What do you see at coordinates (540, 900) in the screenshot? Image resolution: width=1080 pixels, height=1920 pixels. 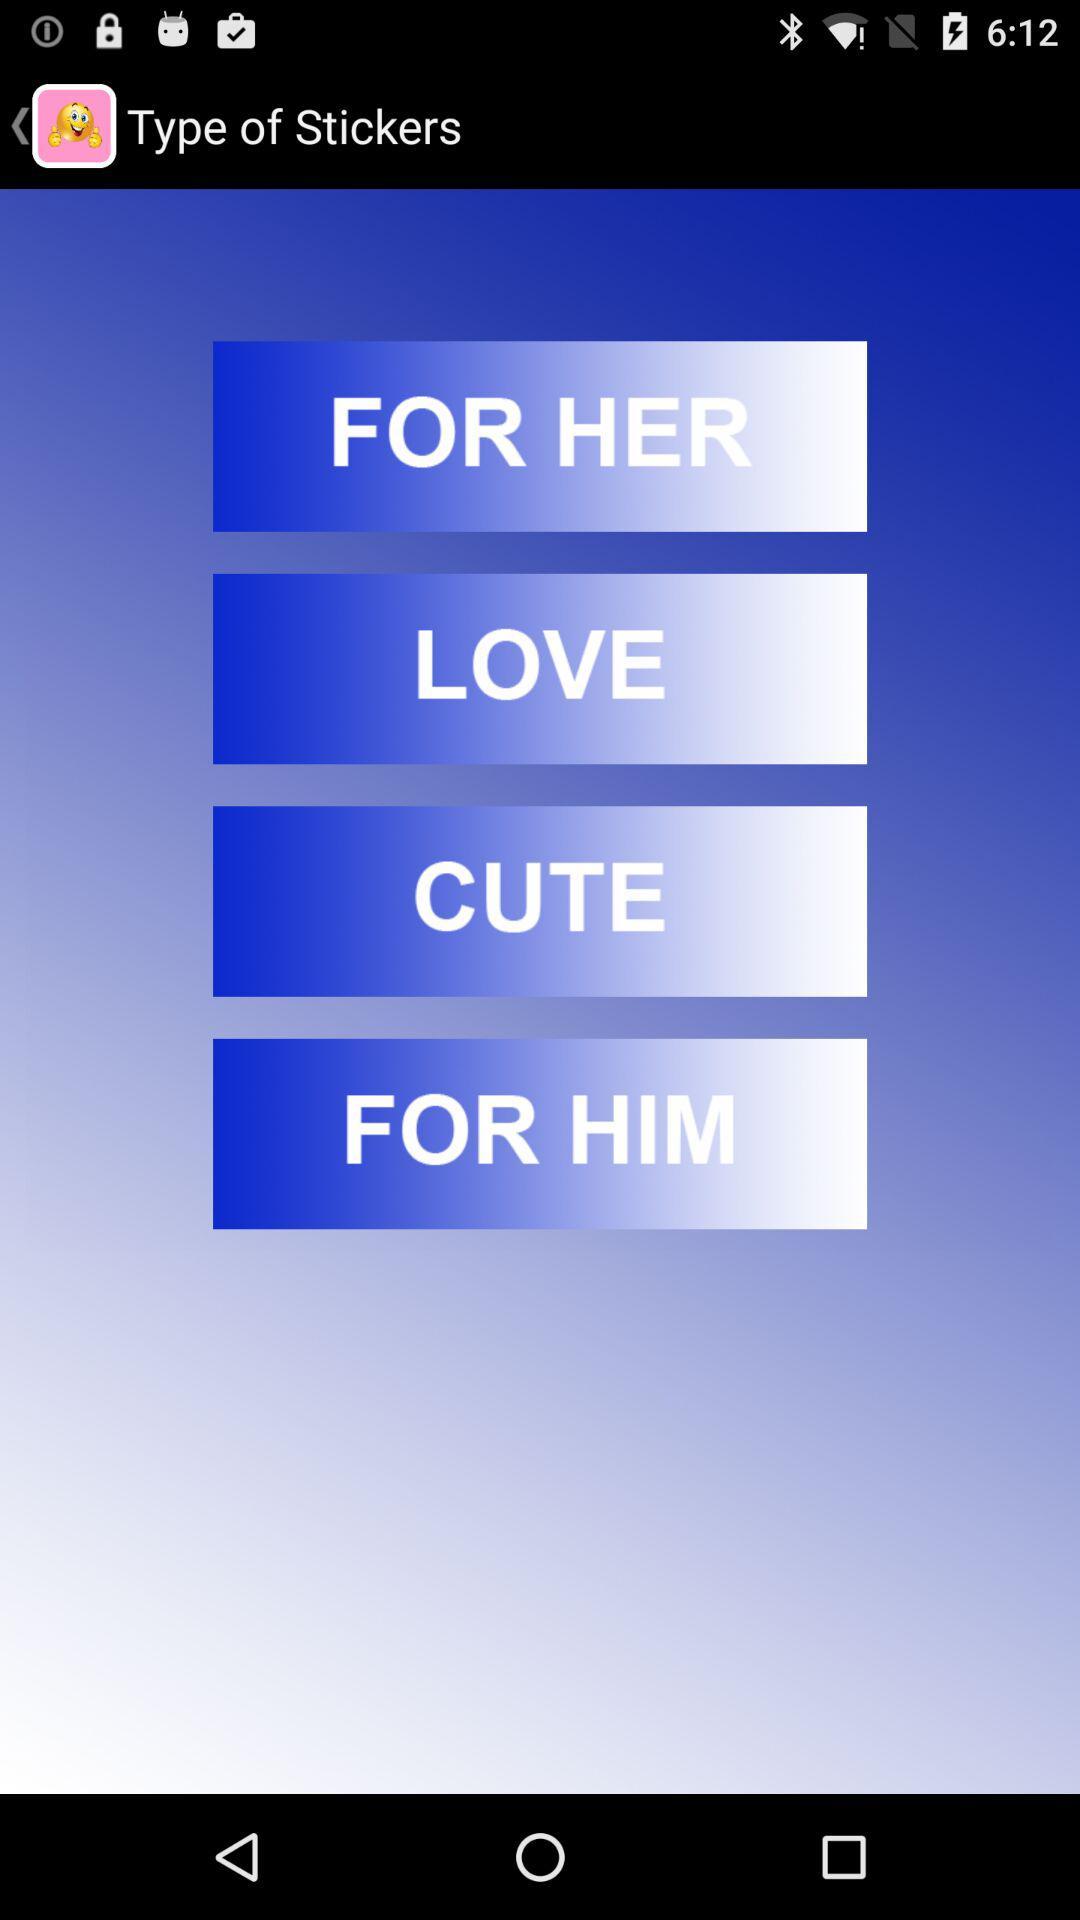 I see `open` at bounding box center [540, 900].